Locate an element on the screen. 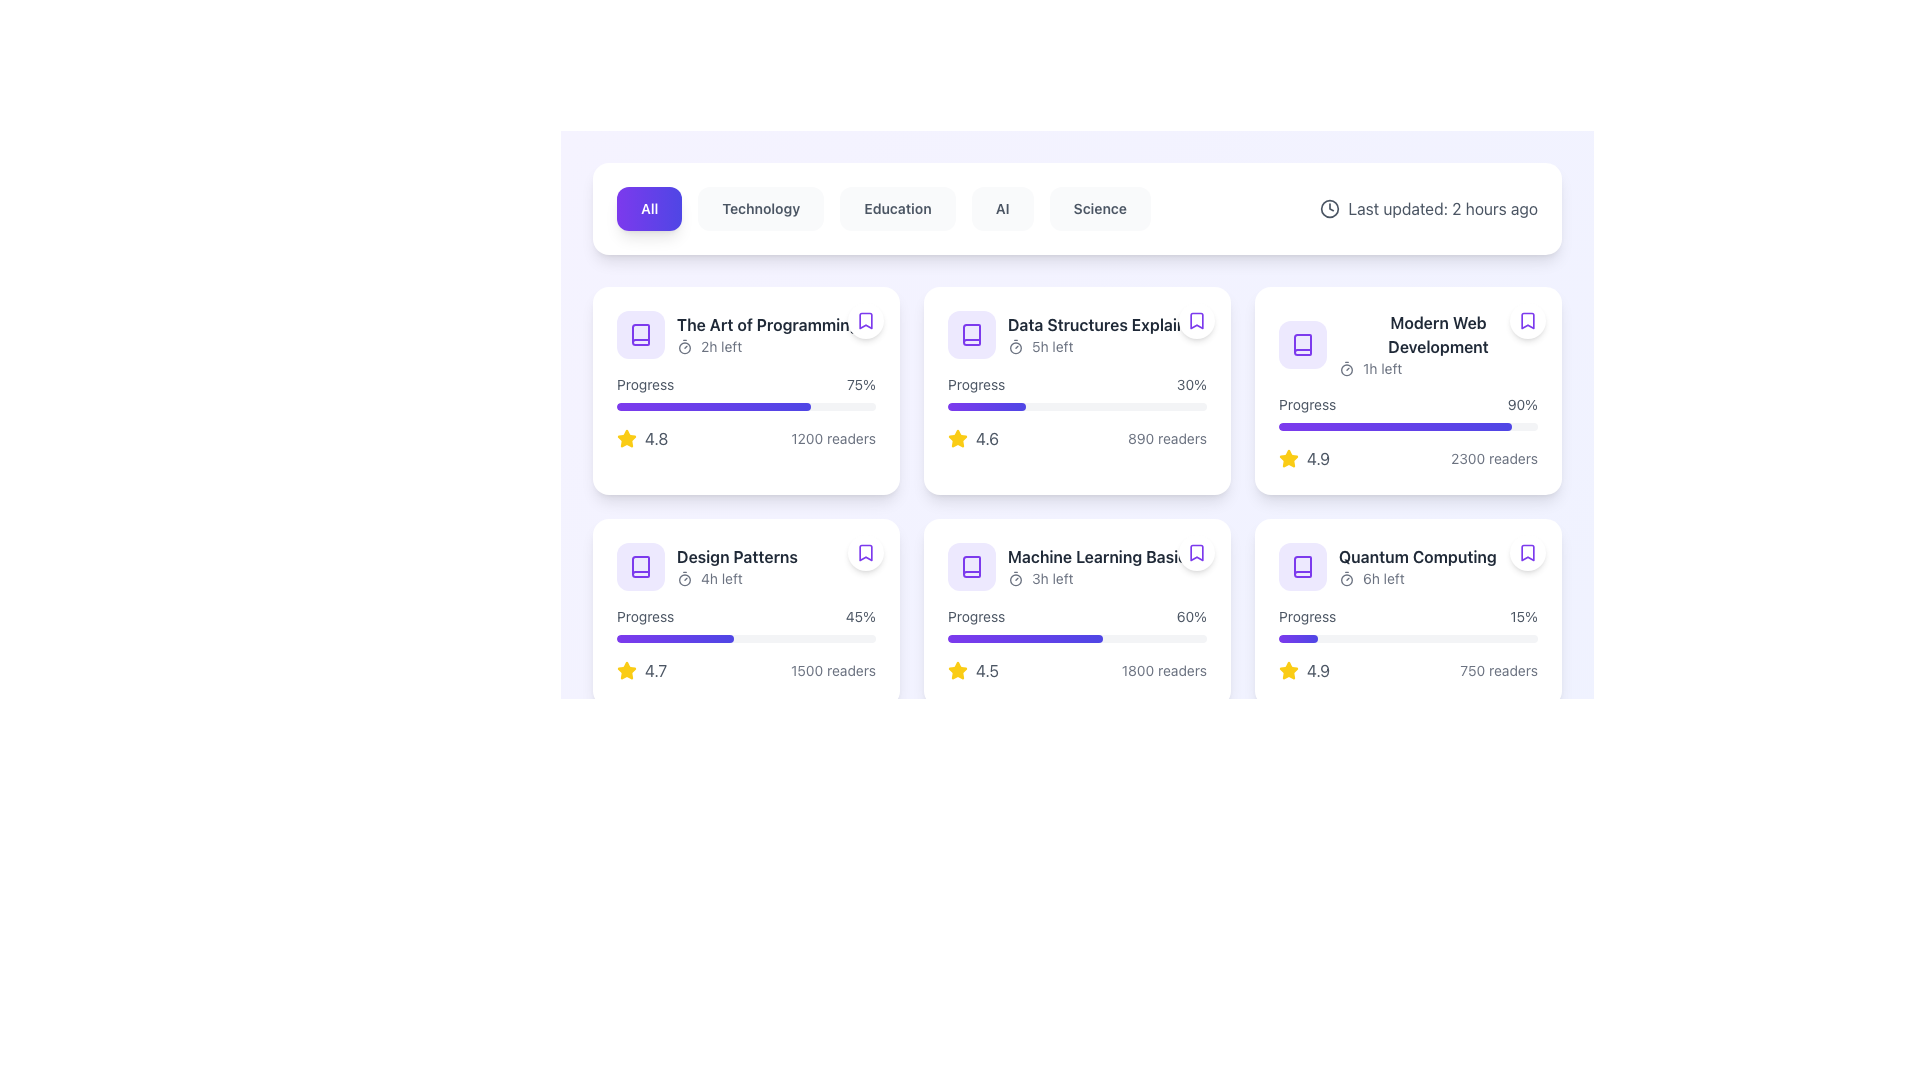 Image resolution: width=1920 pixels, height=1080 pixels. the clock icon, which is a minimalistic SVG graphic with a circular outline and positioned near the text 'Last updated: 2 hours ago' in the top-right section of the interface is located at coordinates (1330, 208).